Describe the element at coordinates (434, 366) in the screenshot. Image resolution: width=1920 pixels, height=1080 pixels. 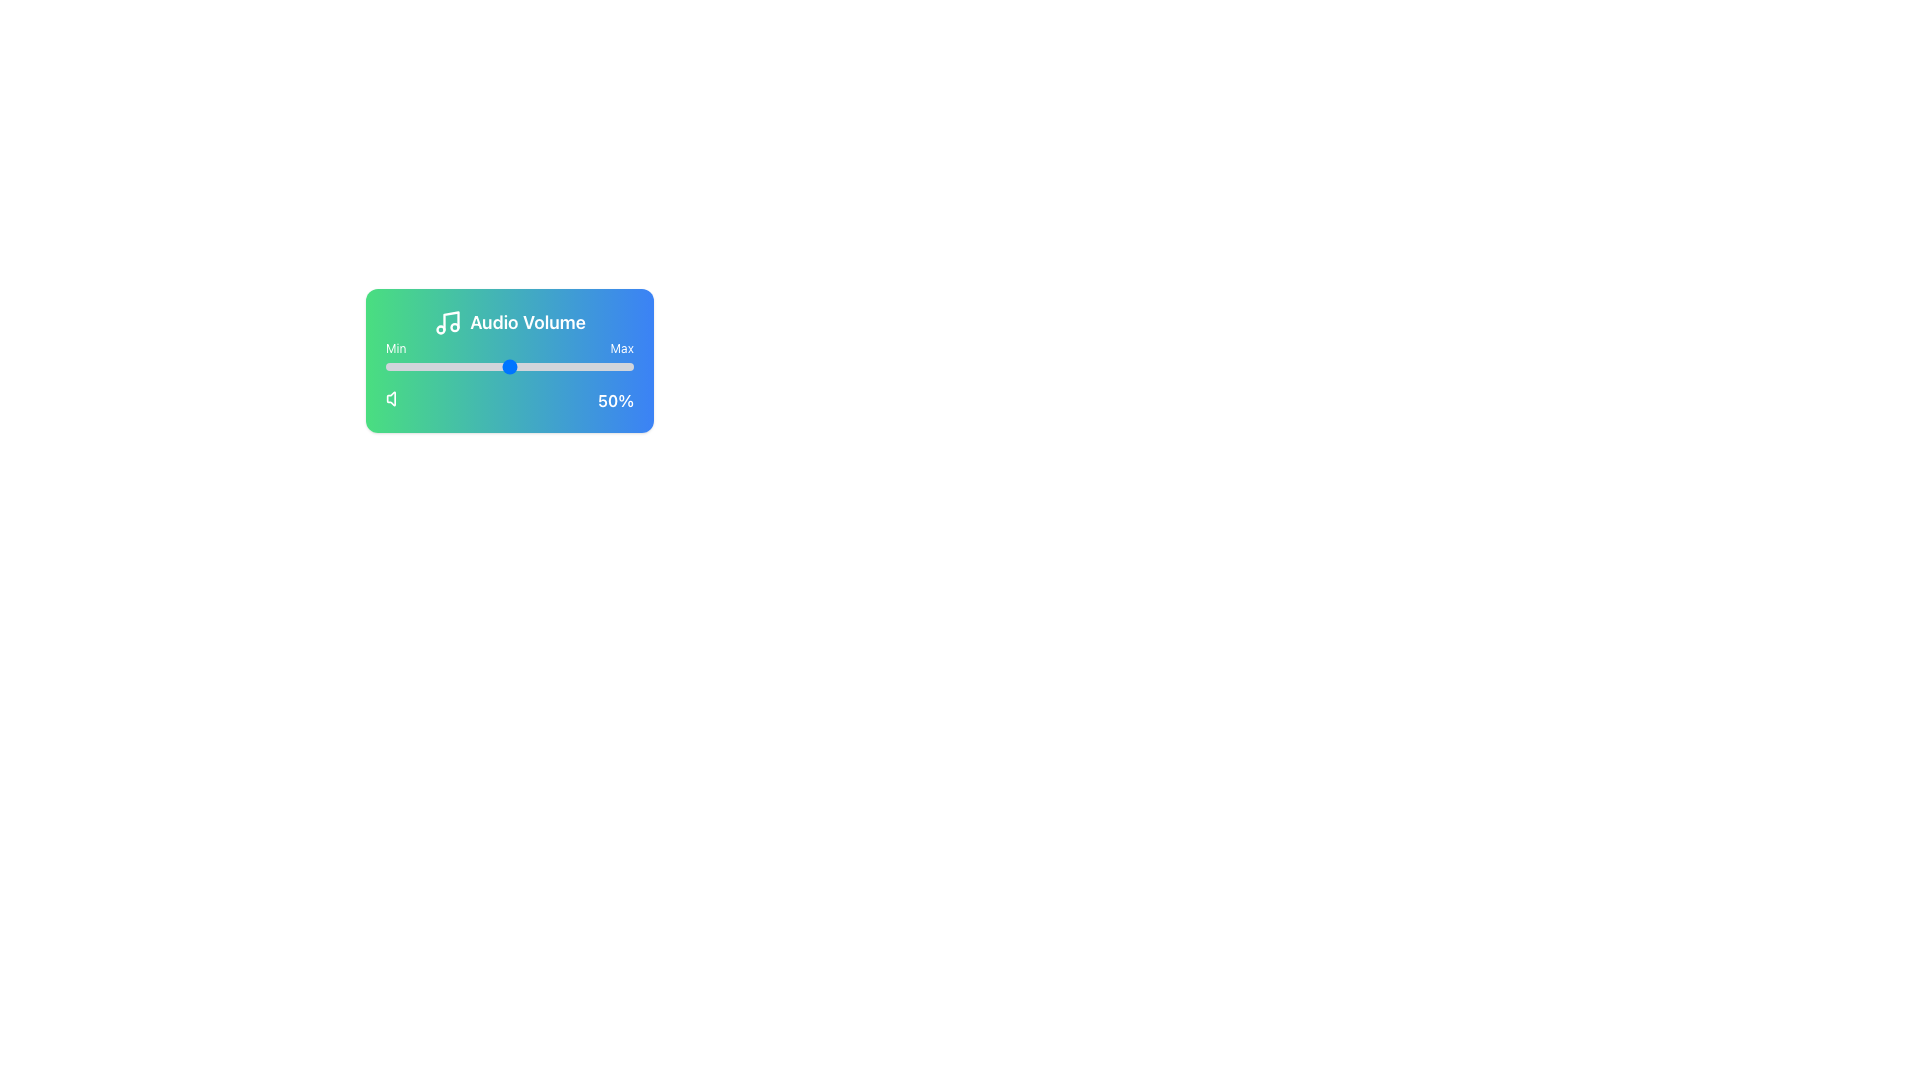
I see `the audio volume slider` at that location.